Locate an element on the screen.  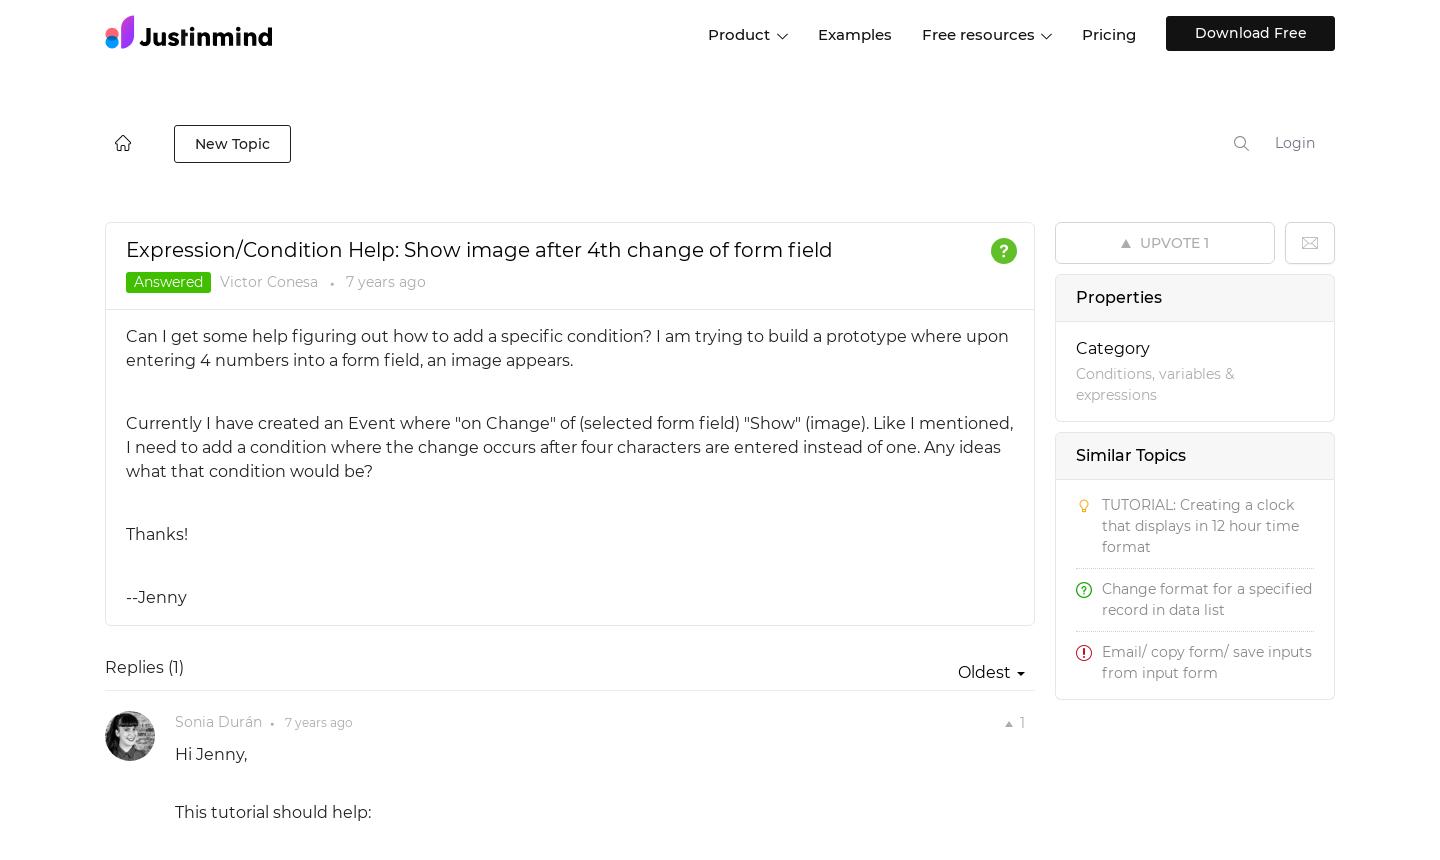
'Oldest' is located at coordinates (983, 672).